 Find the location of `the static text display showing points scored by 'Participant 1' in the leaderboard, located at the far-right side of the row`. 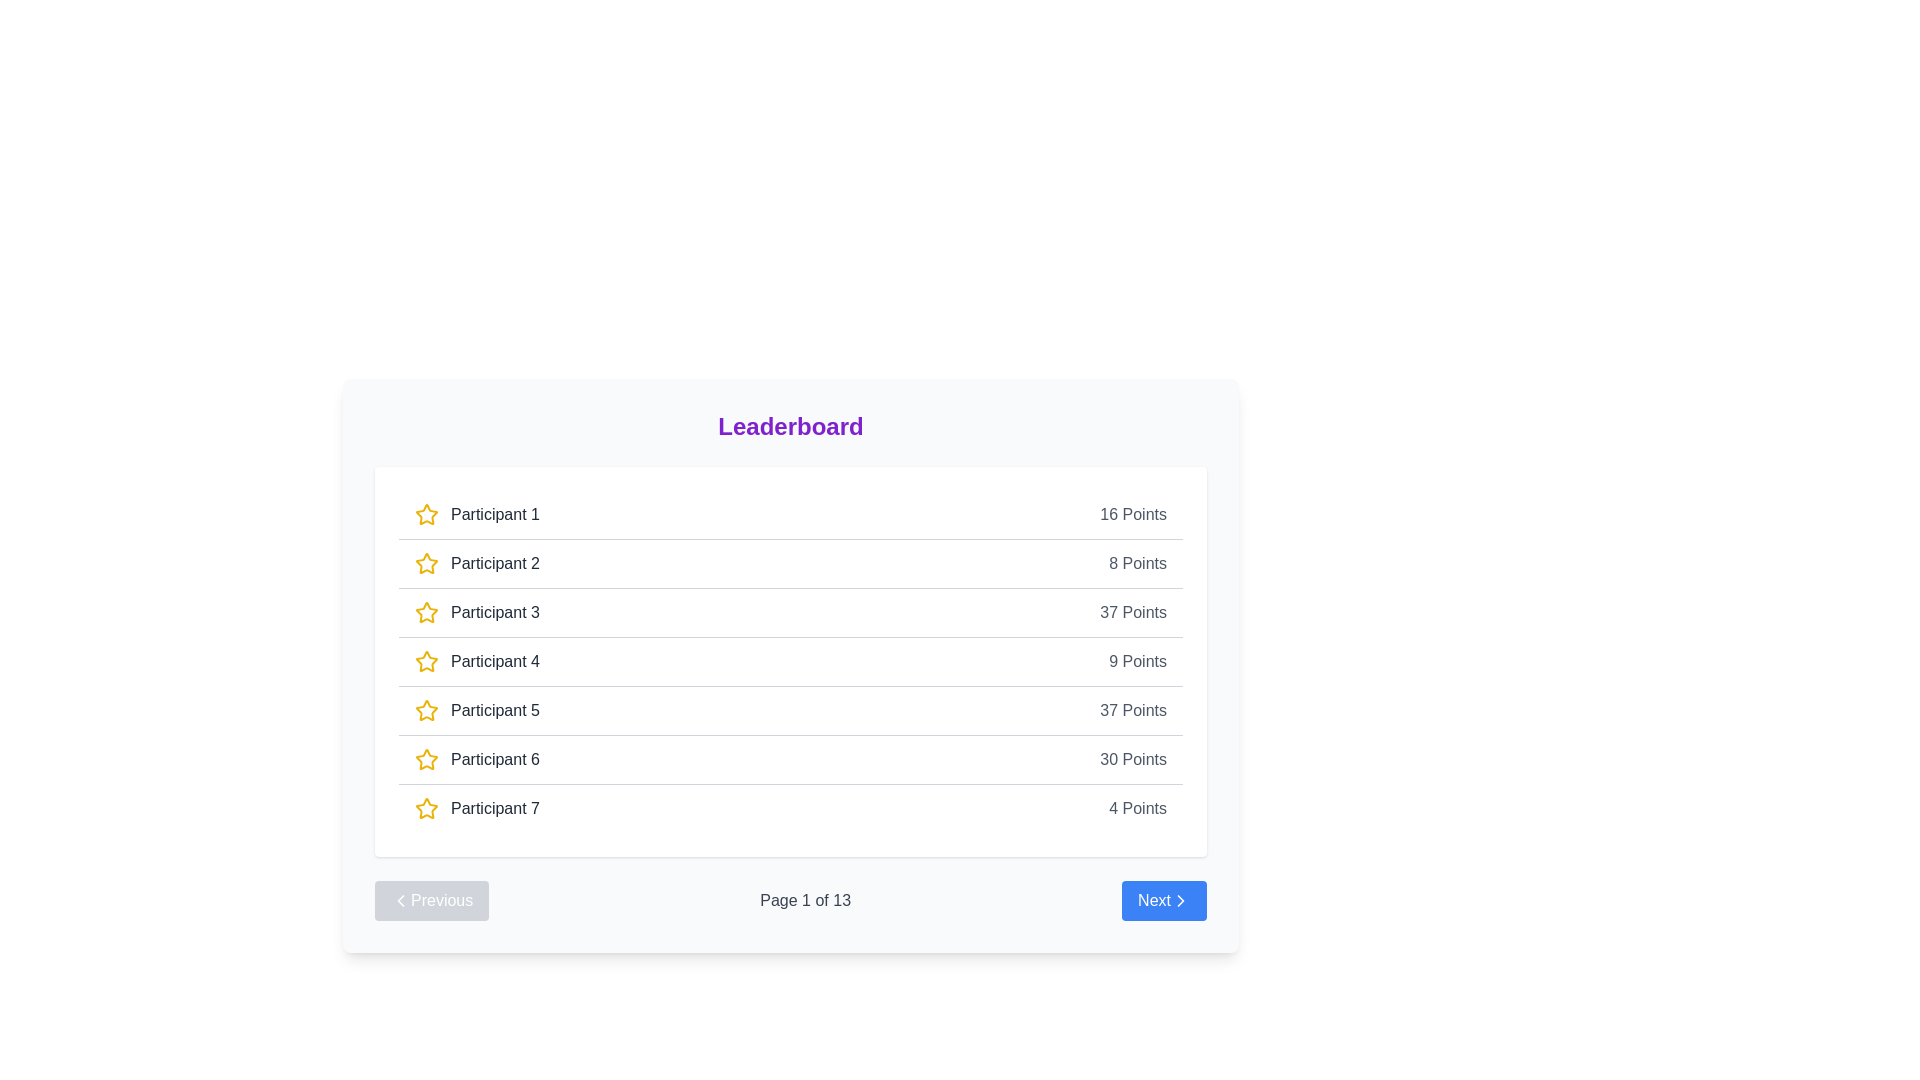

the static text display showing points scored by 'Participant 1' in the leaderboard, located at the far-right side of the row is located at coordinates (1133, 514).